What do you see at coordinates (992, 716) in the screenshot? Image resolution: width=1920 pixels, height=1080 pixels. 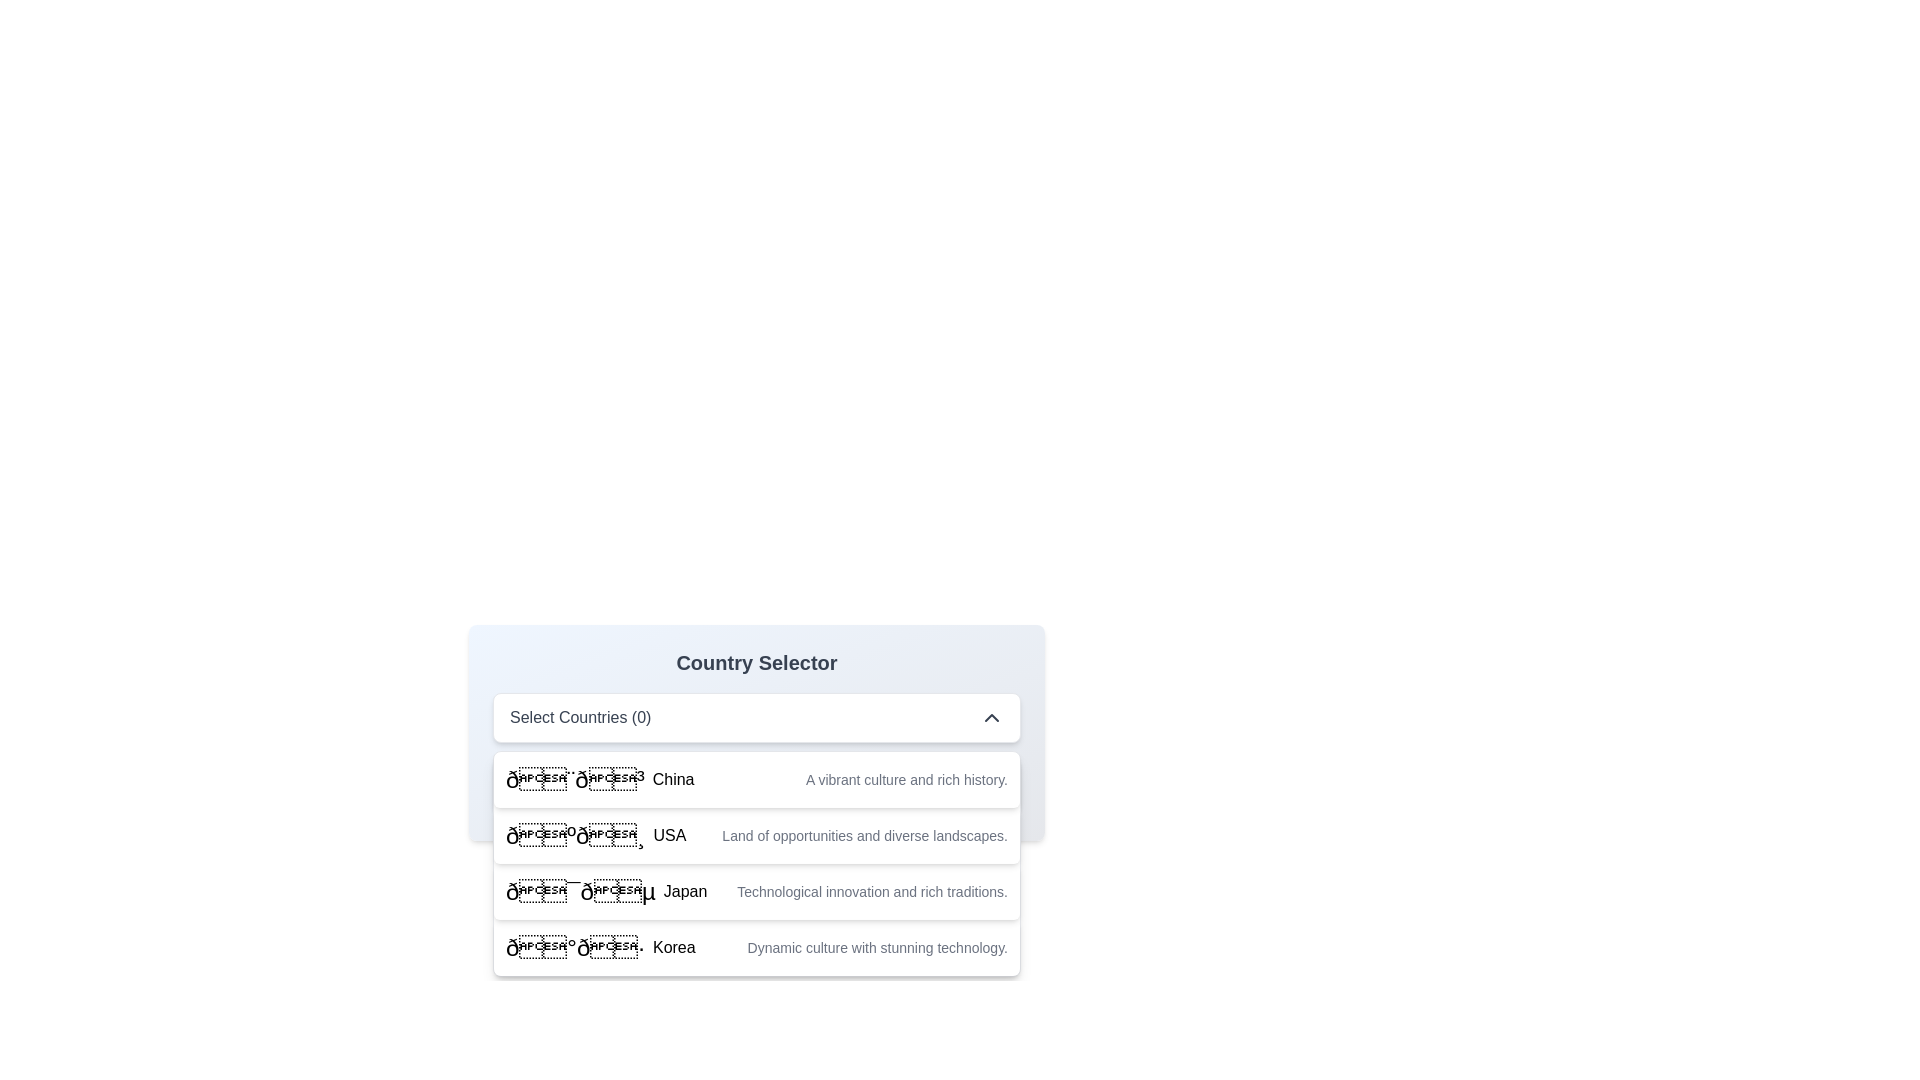 I see `the chevron-up icon with a black outline located at the top-right corner of the 'Select Countries (0)' panel` at bounding box center [992, 716].